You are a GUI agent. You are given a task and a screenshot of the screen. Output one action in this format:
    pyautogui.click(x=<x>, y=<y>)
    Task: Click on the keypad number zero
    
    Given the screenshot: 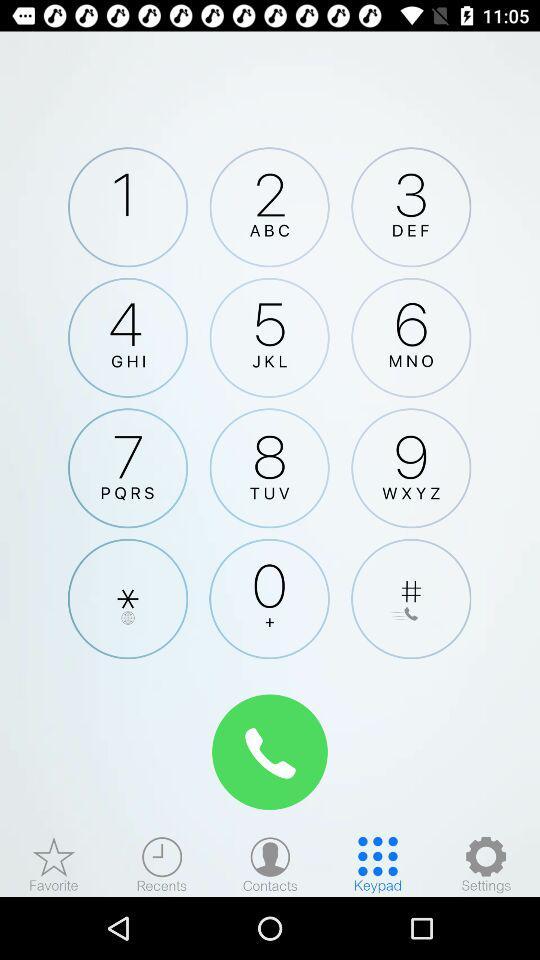 What is the action you would take?
    pyautogui.click(x=269, y=599)
    